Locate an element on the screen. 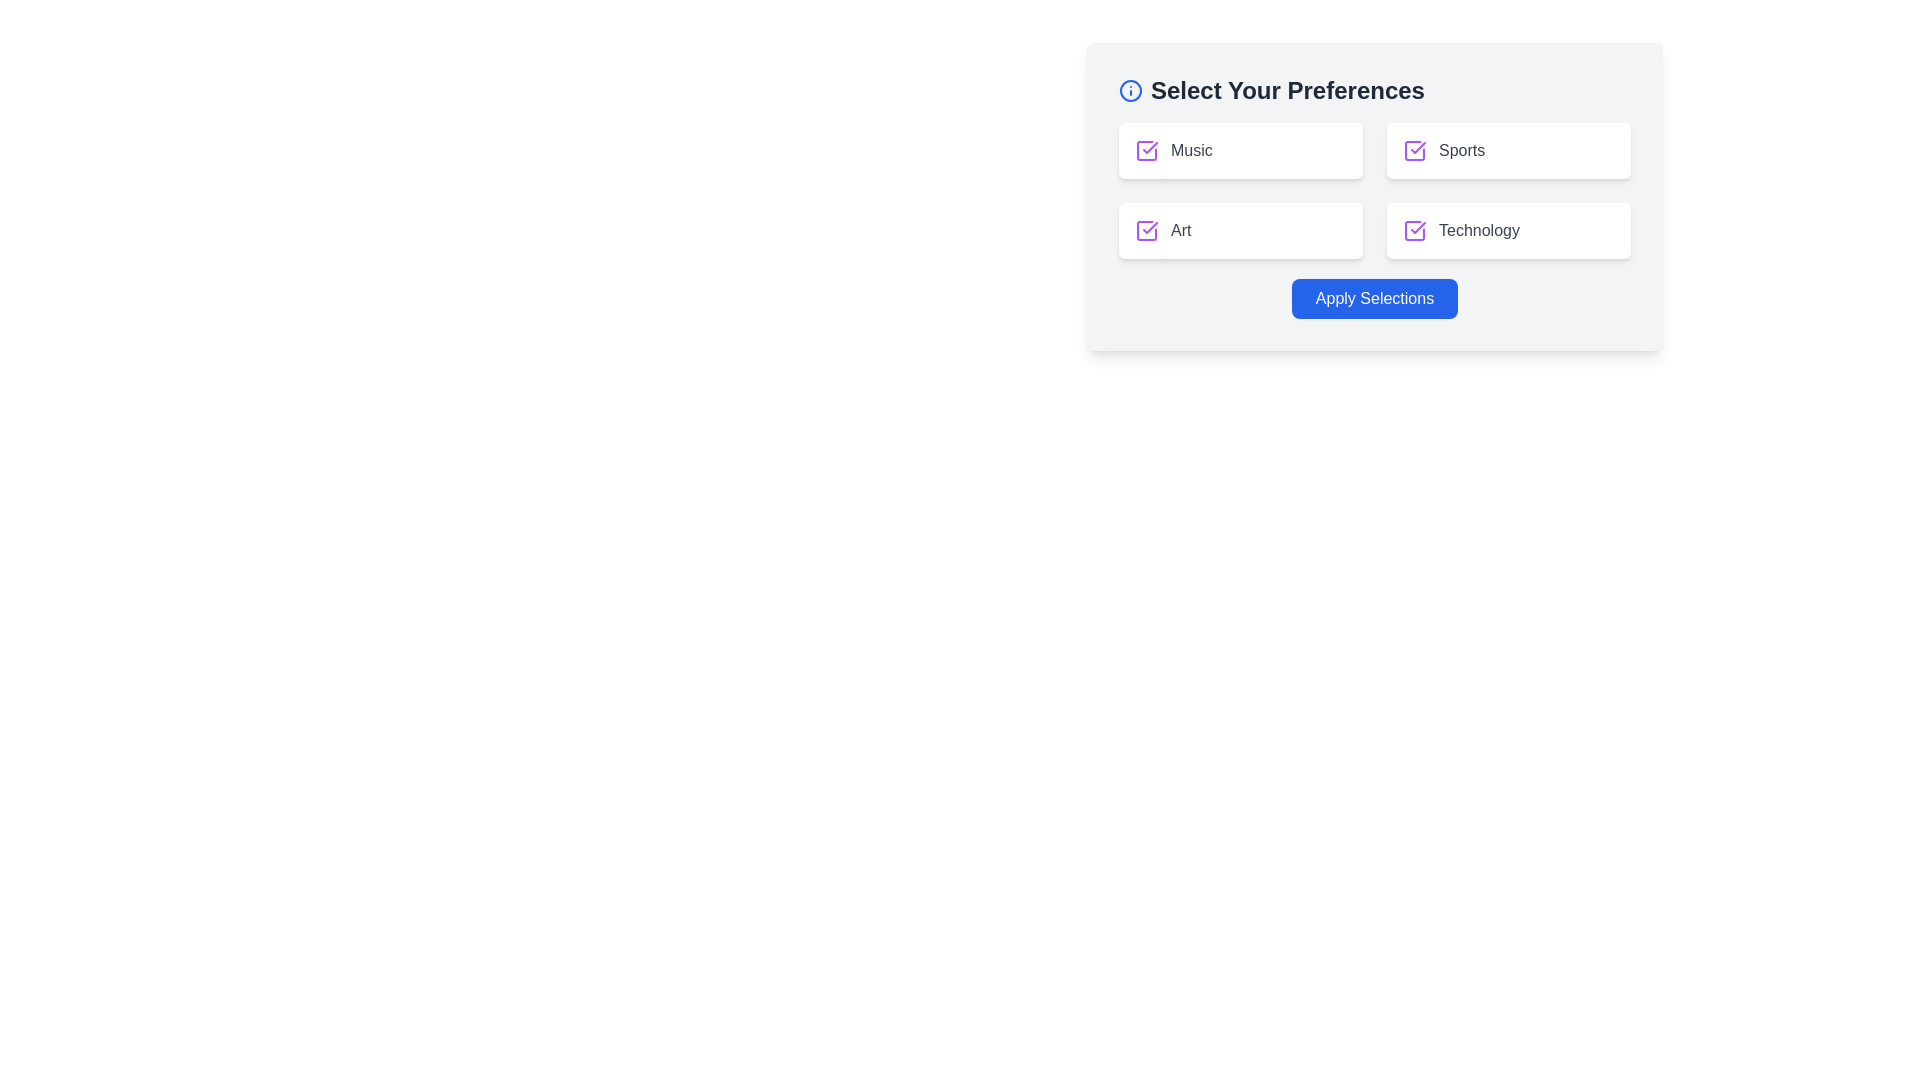 This screenshot has height=1080, width=1920. the purple checkmark icon located in the first checkbox of the 'Music' options grid, which is styled with a rounded square profile is located at coordinates (1150, 146).